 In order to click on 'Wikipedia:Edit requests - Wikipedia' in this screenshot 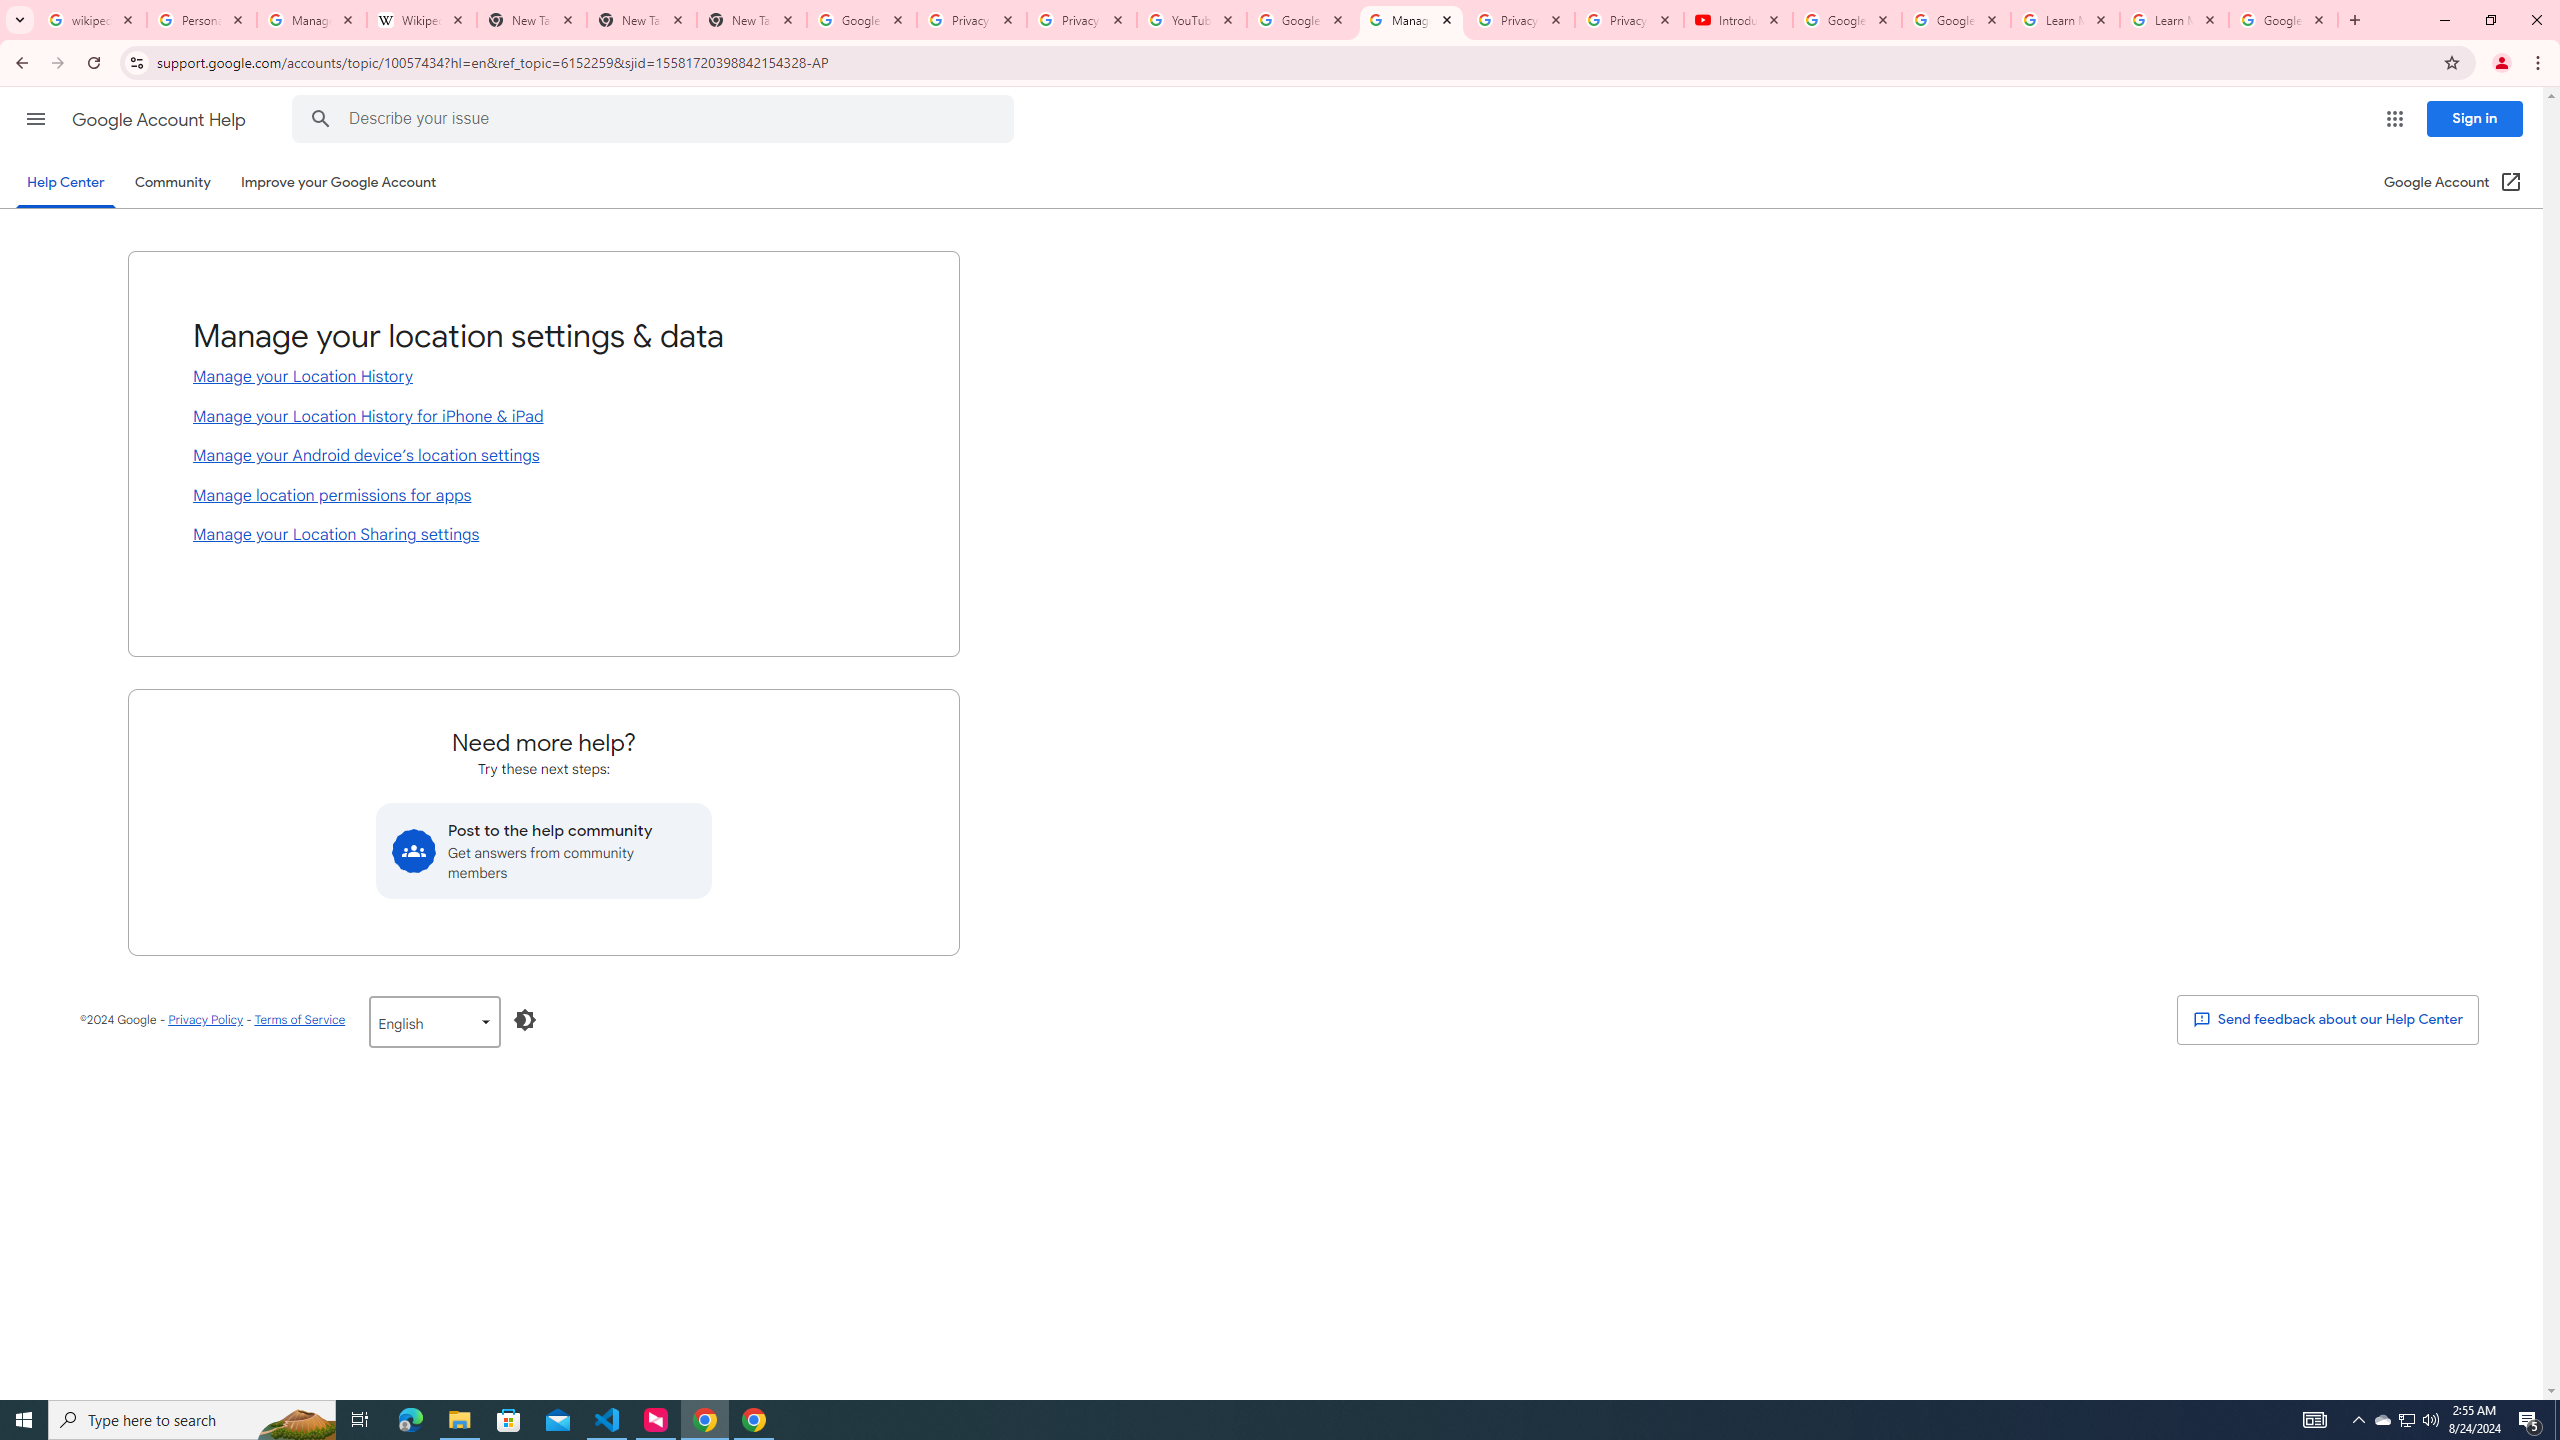, I will do `click(421, 19)`.